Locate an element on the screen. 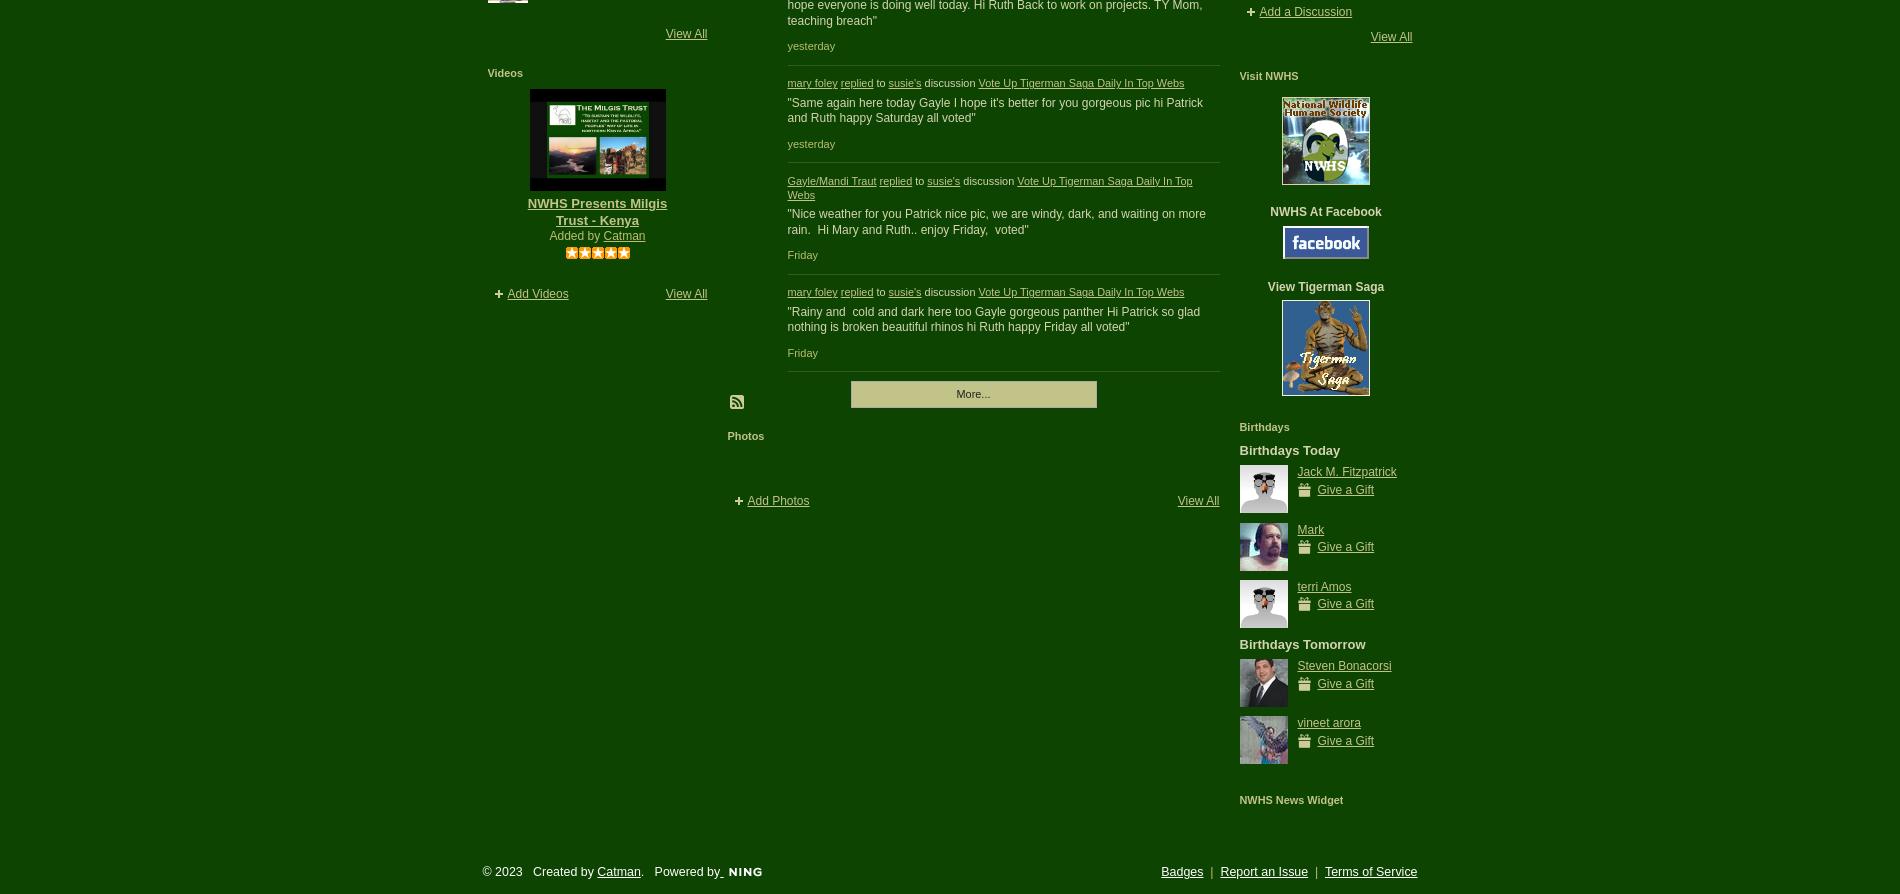  'Mark' is located at coordinates (1309, 528).